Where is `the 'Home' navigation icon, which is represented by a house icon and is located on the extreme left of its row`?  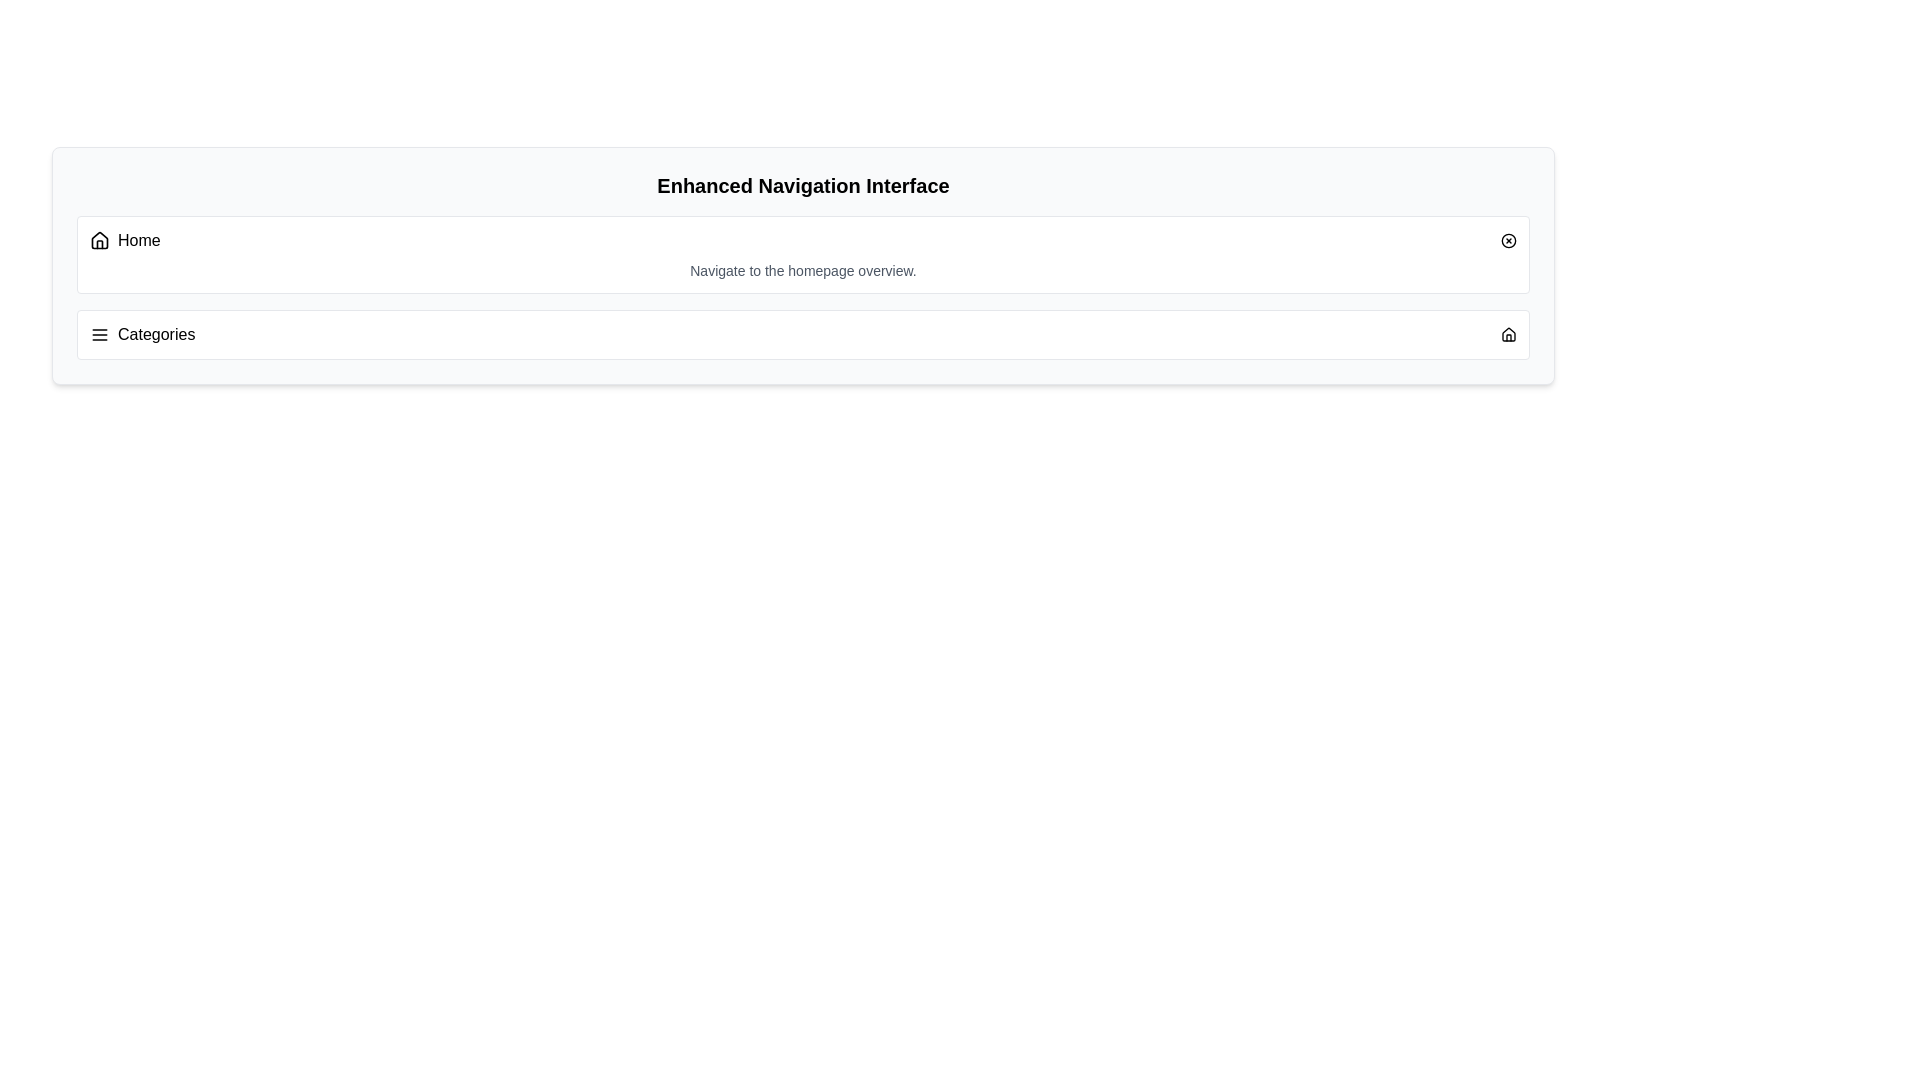
the 'Home' navigation icon, which is represented by a house icon and is located on the extreme left of its row is located at coordinates (99, 239).